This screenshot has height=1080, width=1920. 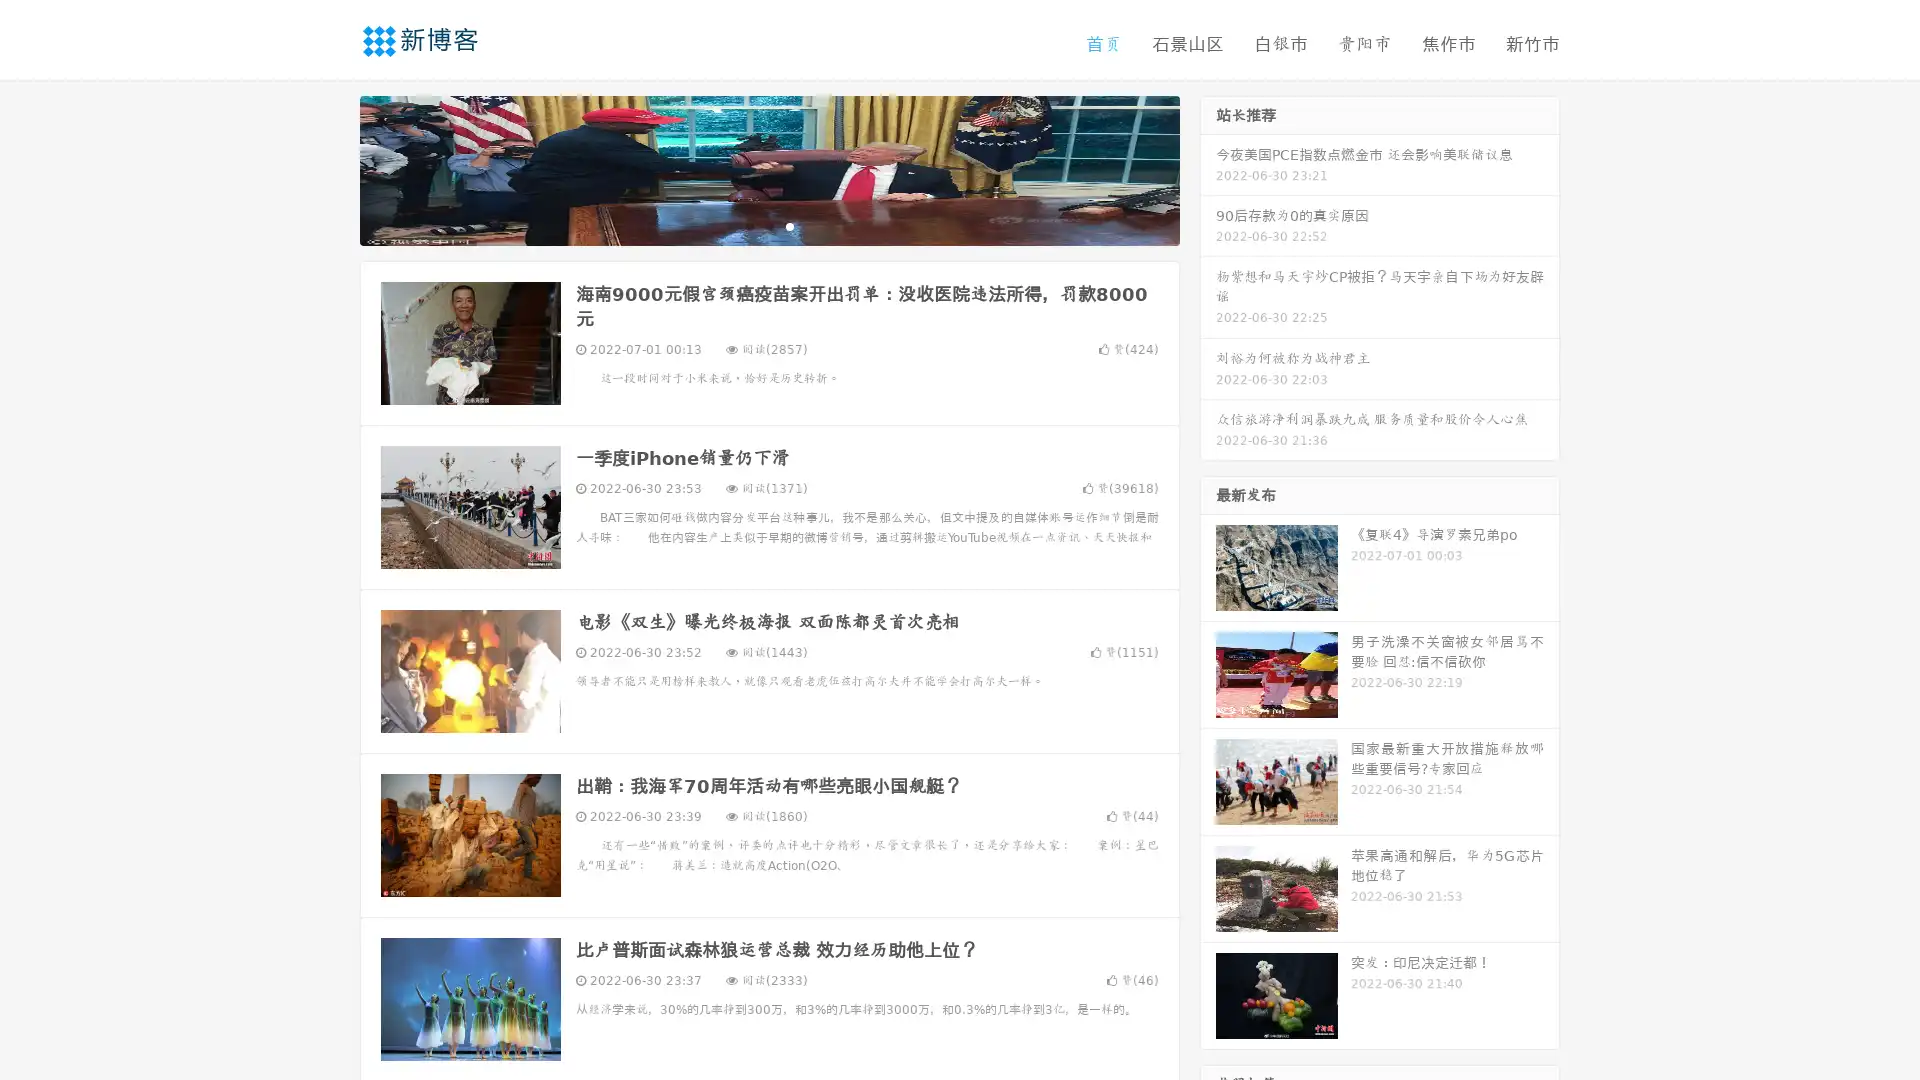 I want to click on Go to slide 3, so click(x=789, y=225).